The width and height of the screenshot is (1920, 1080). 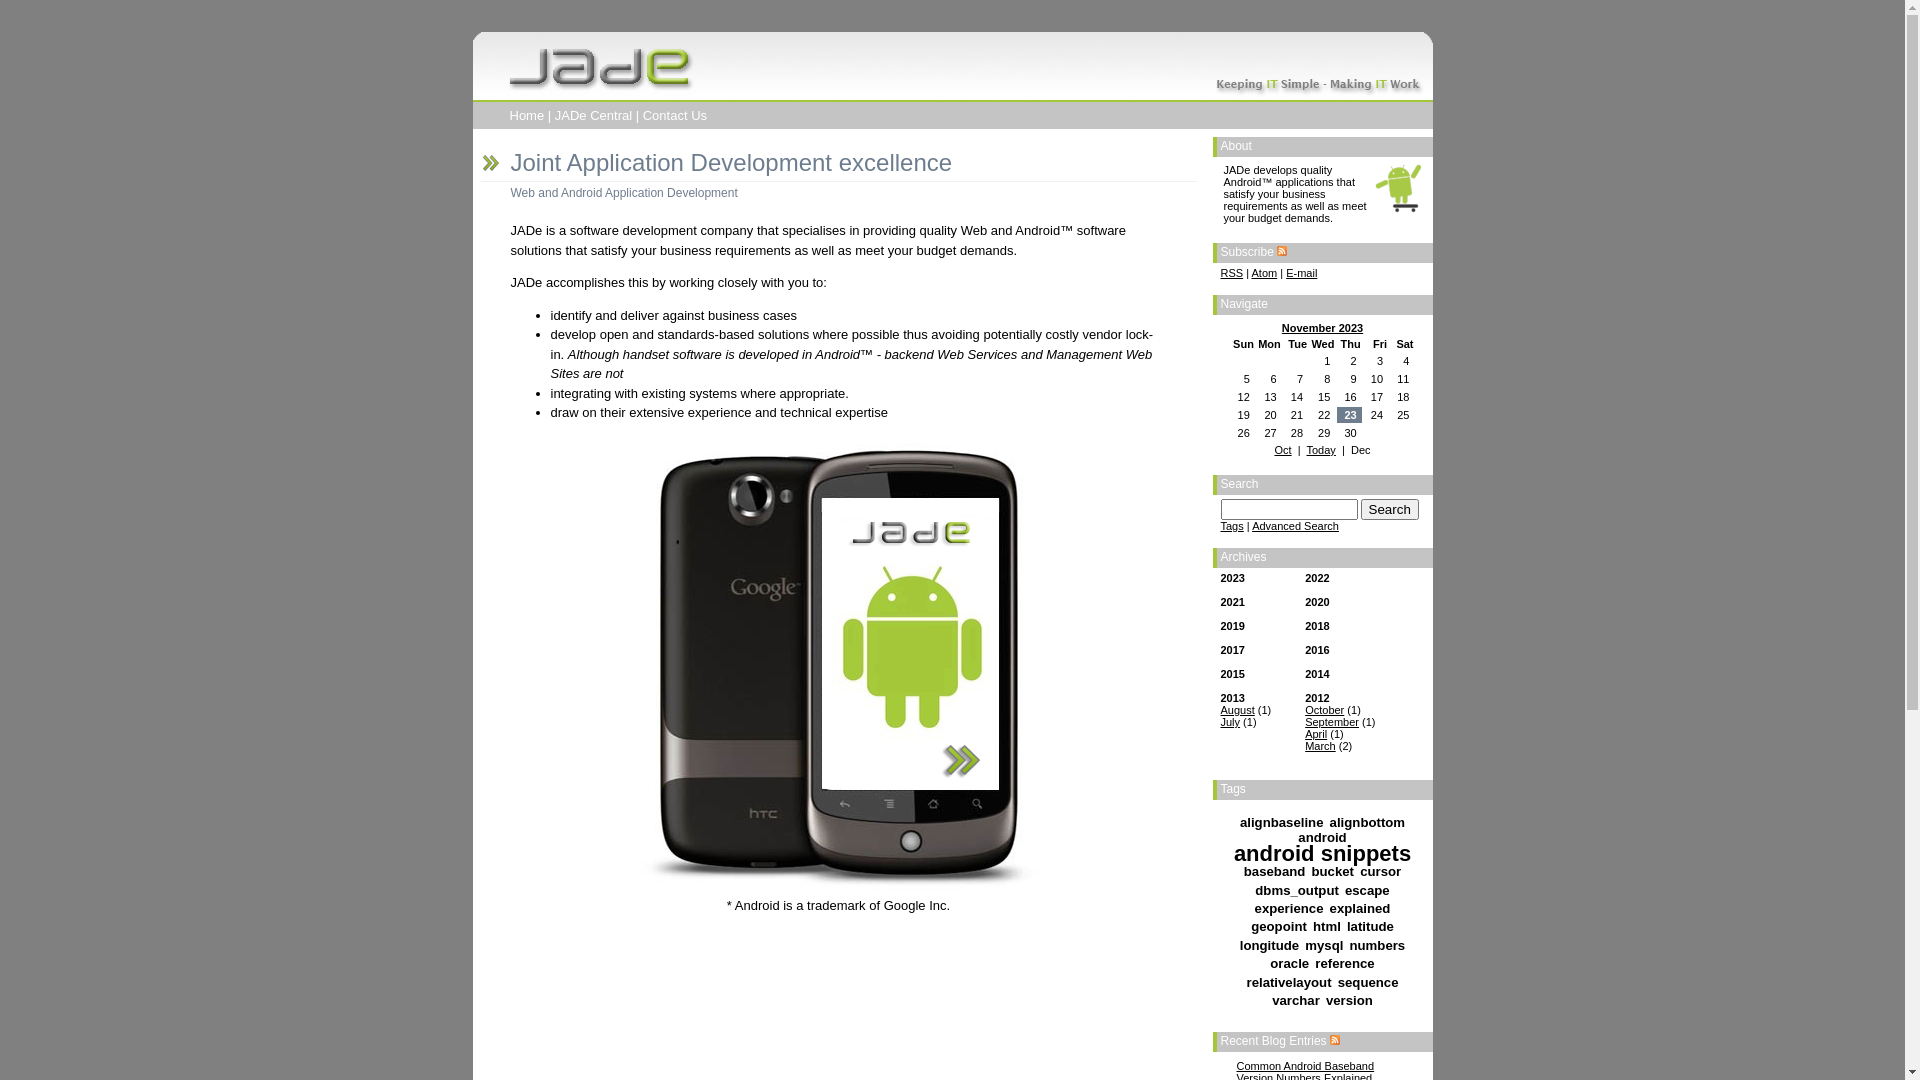 What do you see at coordinates (1359, 870) in the screenshot?
I see `'cursor'` at bounding box center [1359, 870].